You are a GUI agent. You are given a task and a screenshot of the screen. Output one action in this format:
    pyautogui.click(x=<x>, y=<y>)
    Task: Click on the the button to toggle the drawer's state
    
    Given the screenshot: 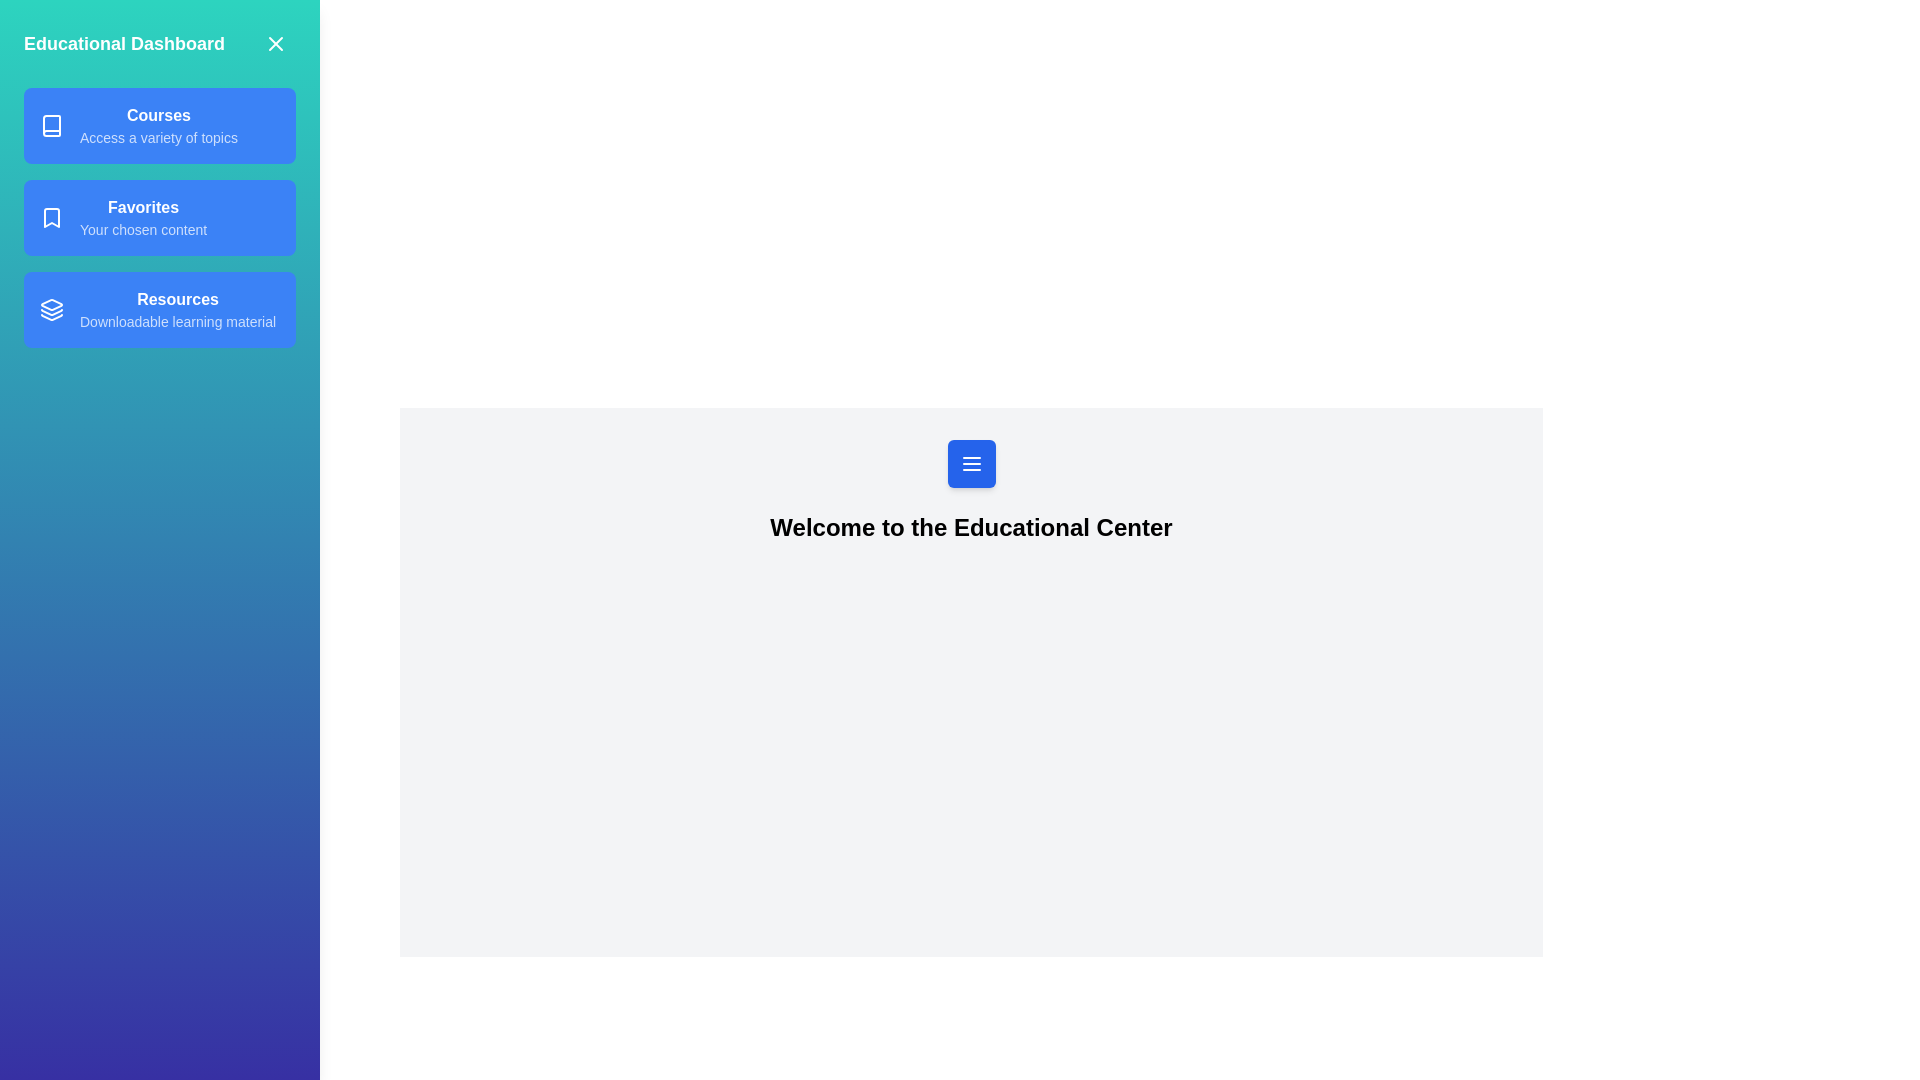 What is the action you would take?
    pyautogui.click(x=971, y=463)
    